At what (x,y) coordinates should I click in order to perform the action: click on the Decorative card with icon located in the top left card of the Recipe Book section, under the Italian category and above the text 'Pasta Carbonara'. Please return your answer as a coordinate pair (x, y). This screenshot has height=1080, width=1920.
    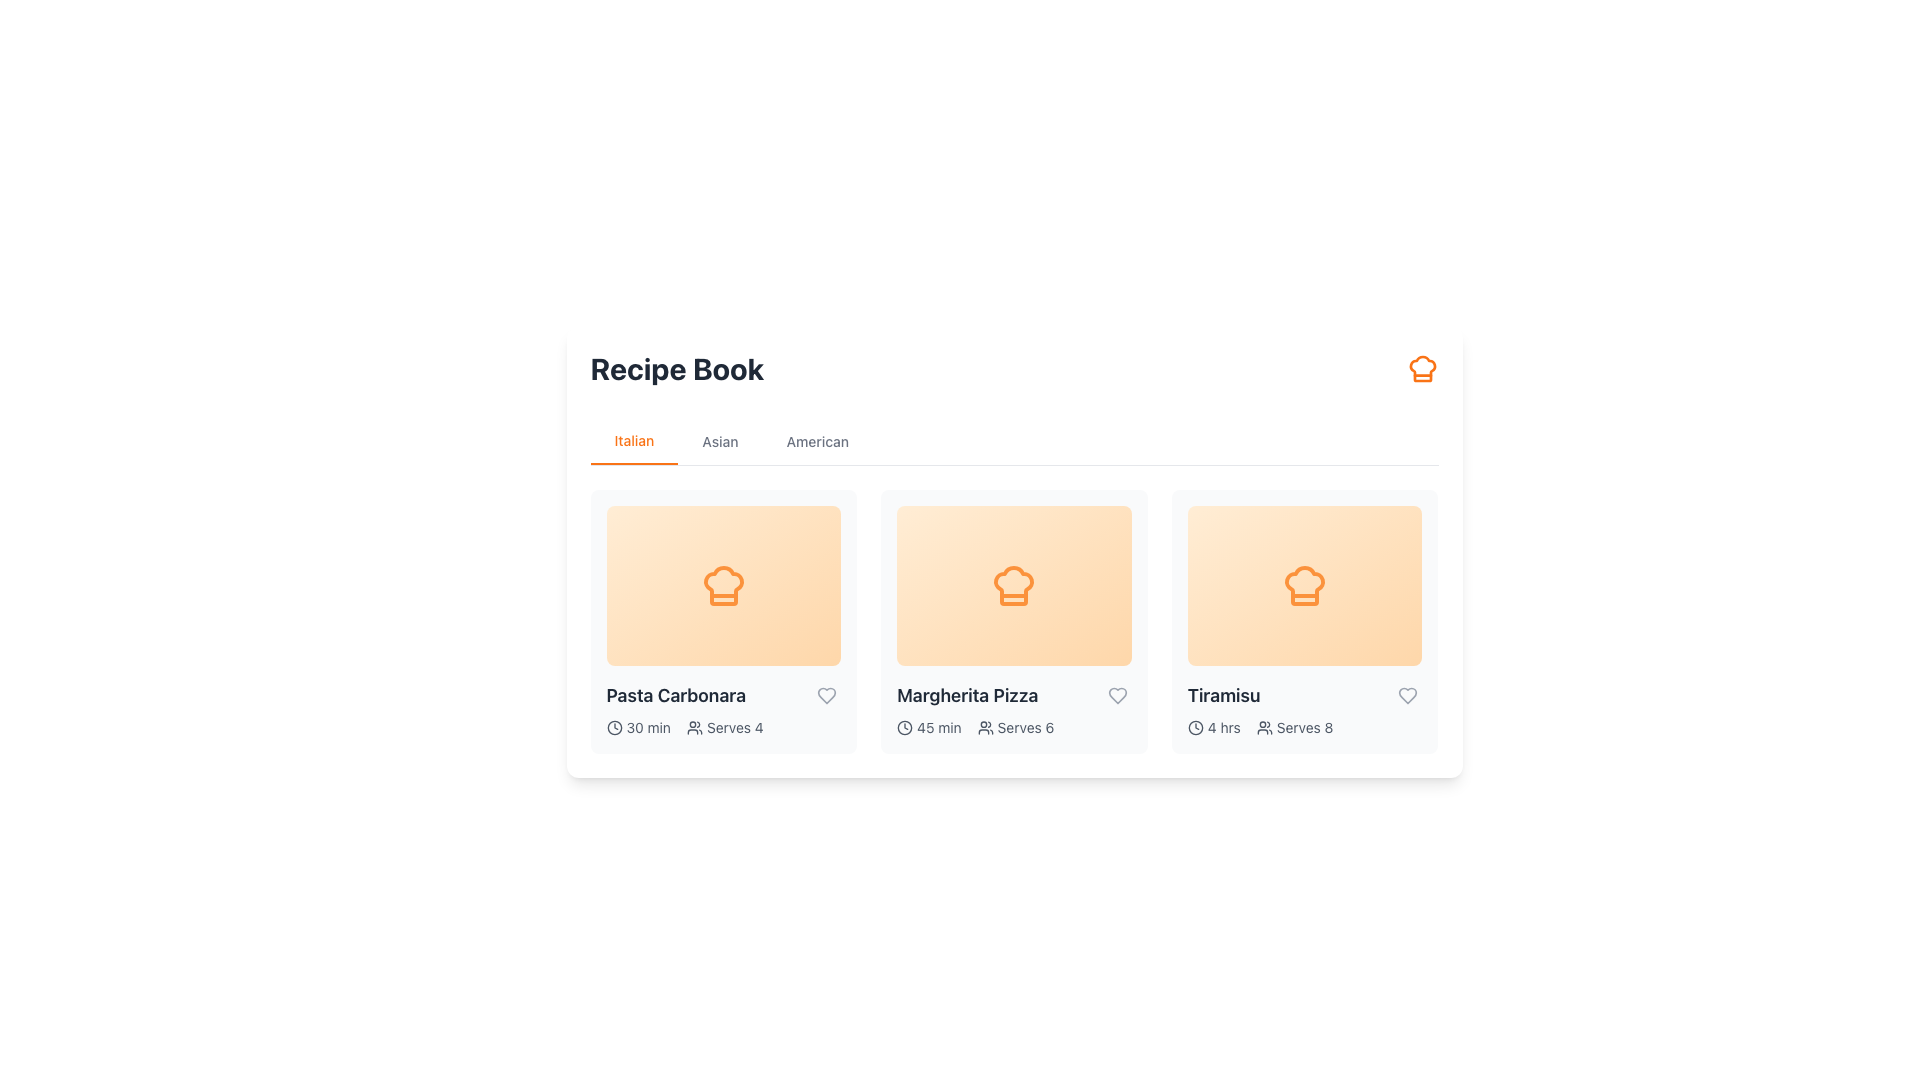
    Looking at the image, I should click on (722, 585).